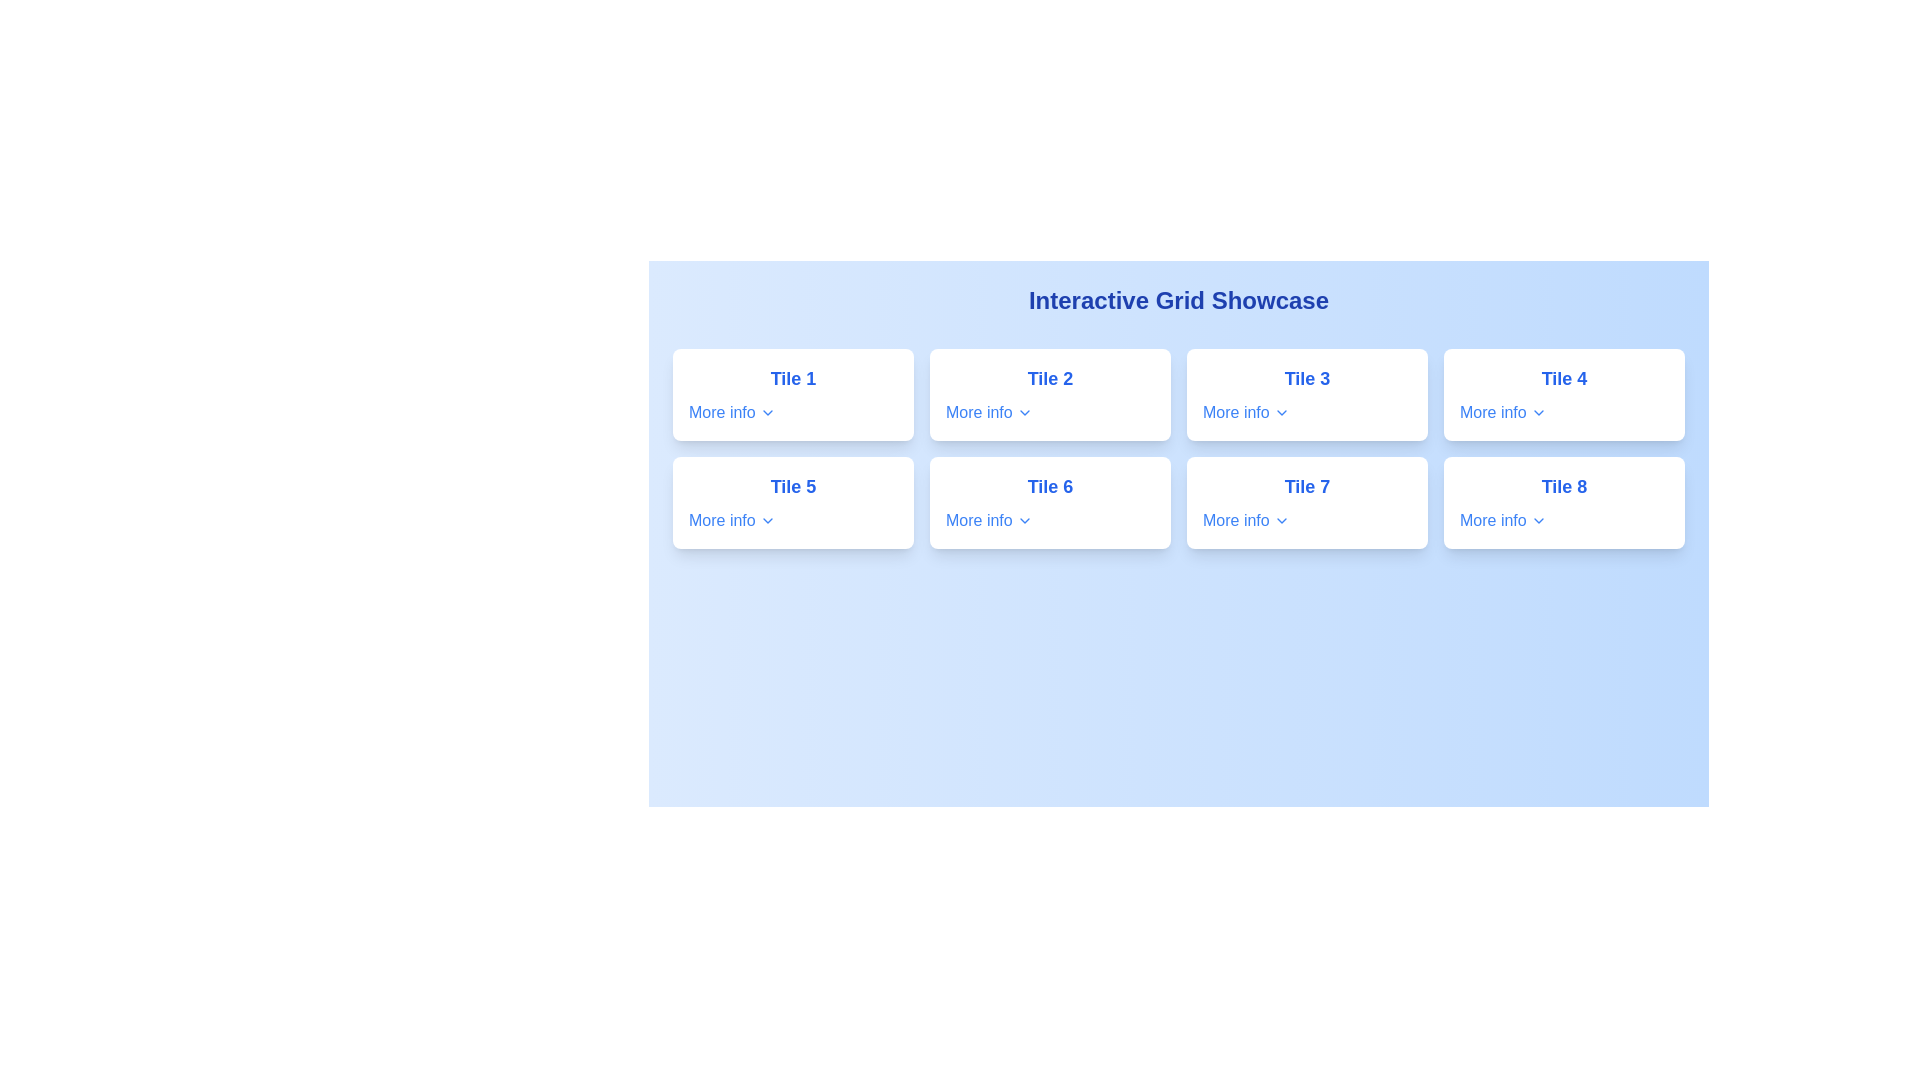  What do you see at coordinates (766, 411) in the screenshot?
I see `the downward-facing chevron icon, which is styled as an SVG and located to the right of the 'More info' text label in 'Tile 1'` at bounding box center [766, 411].